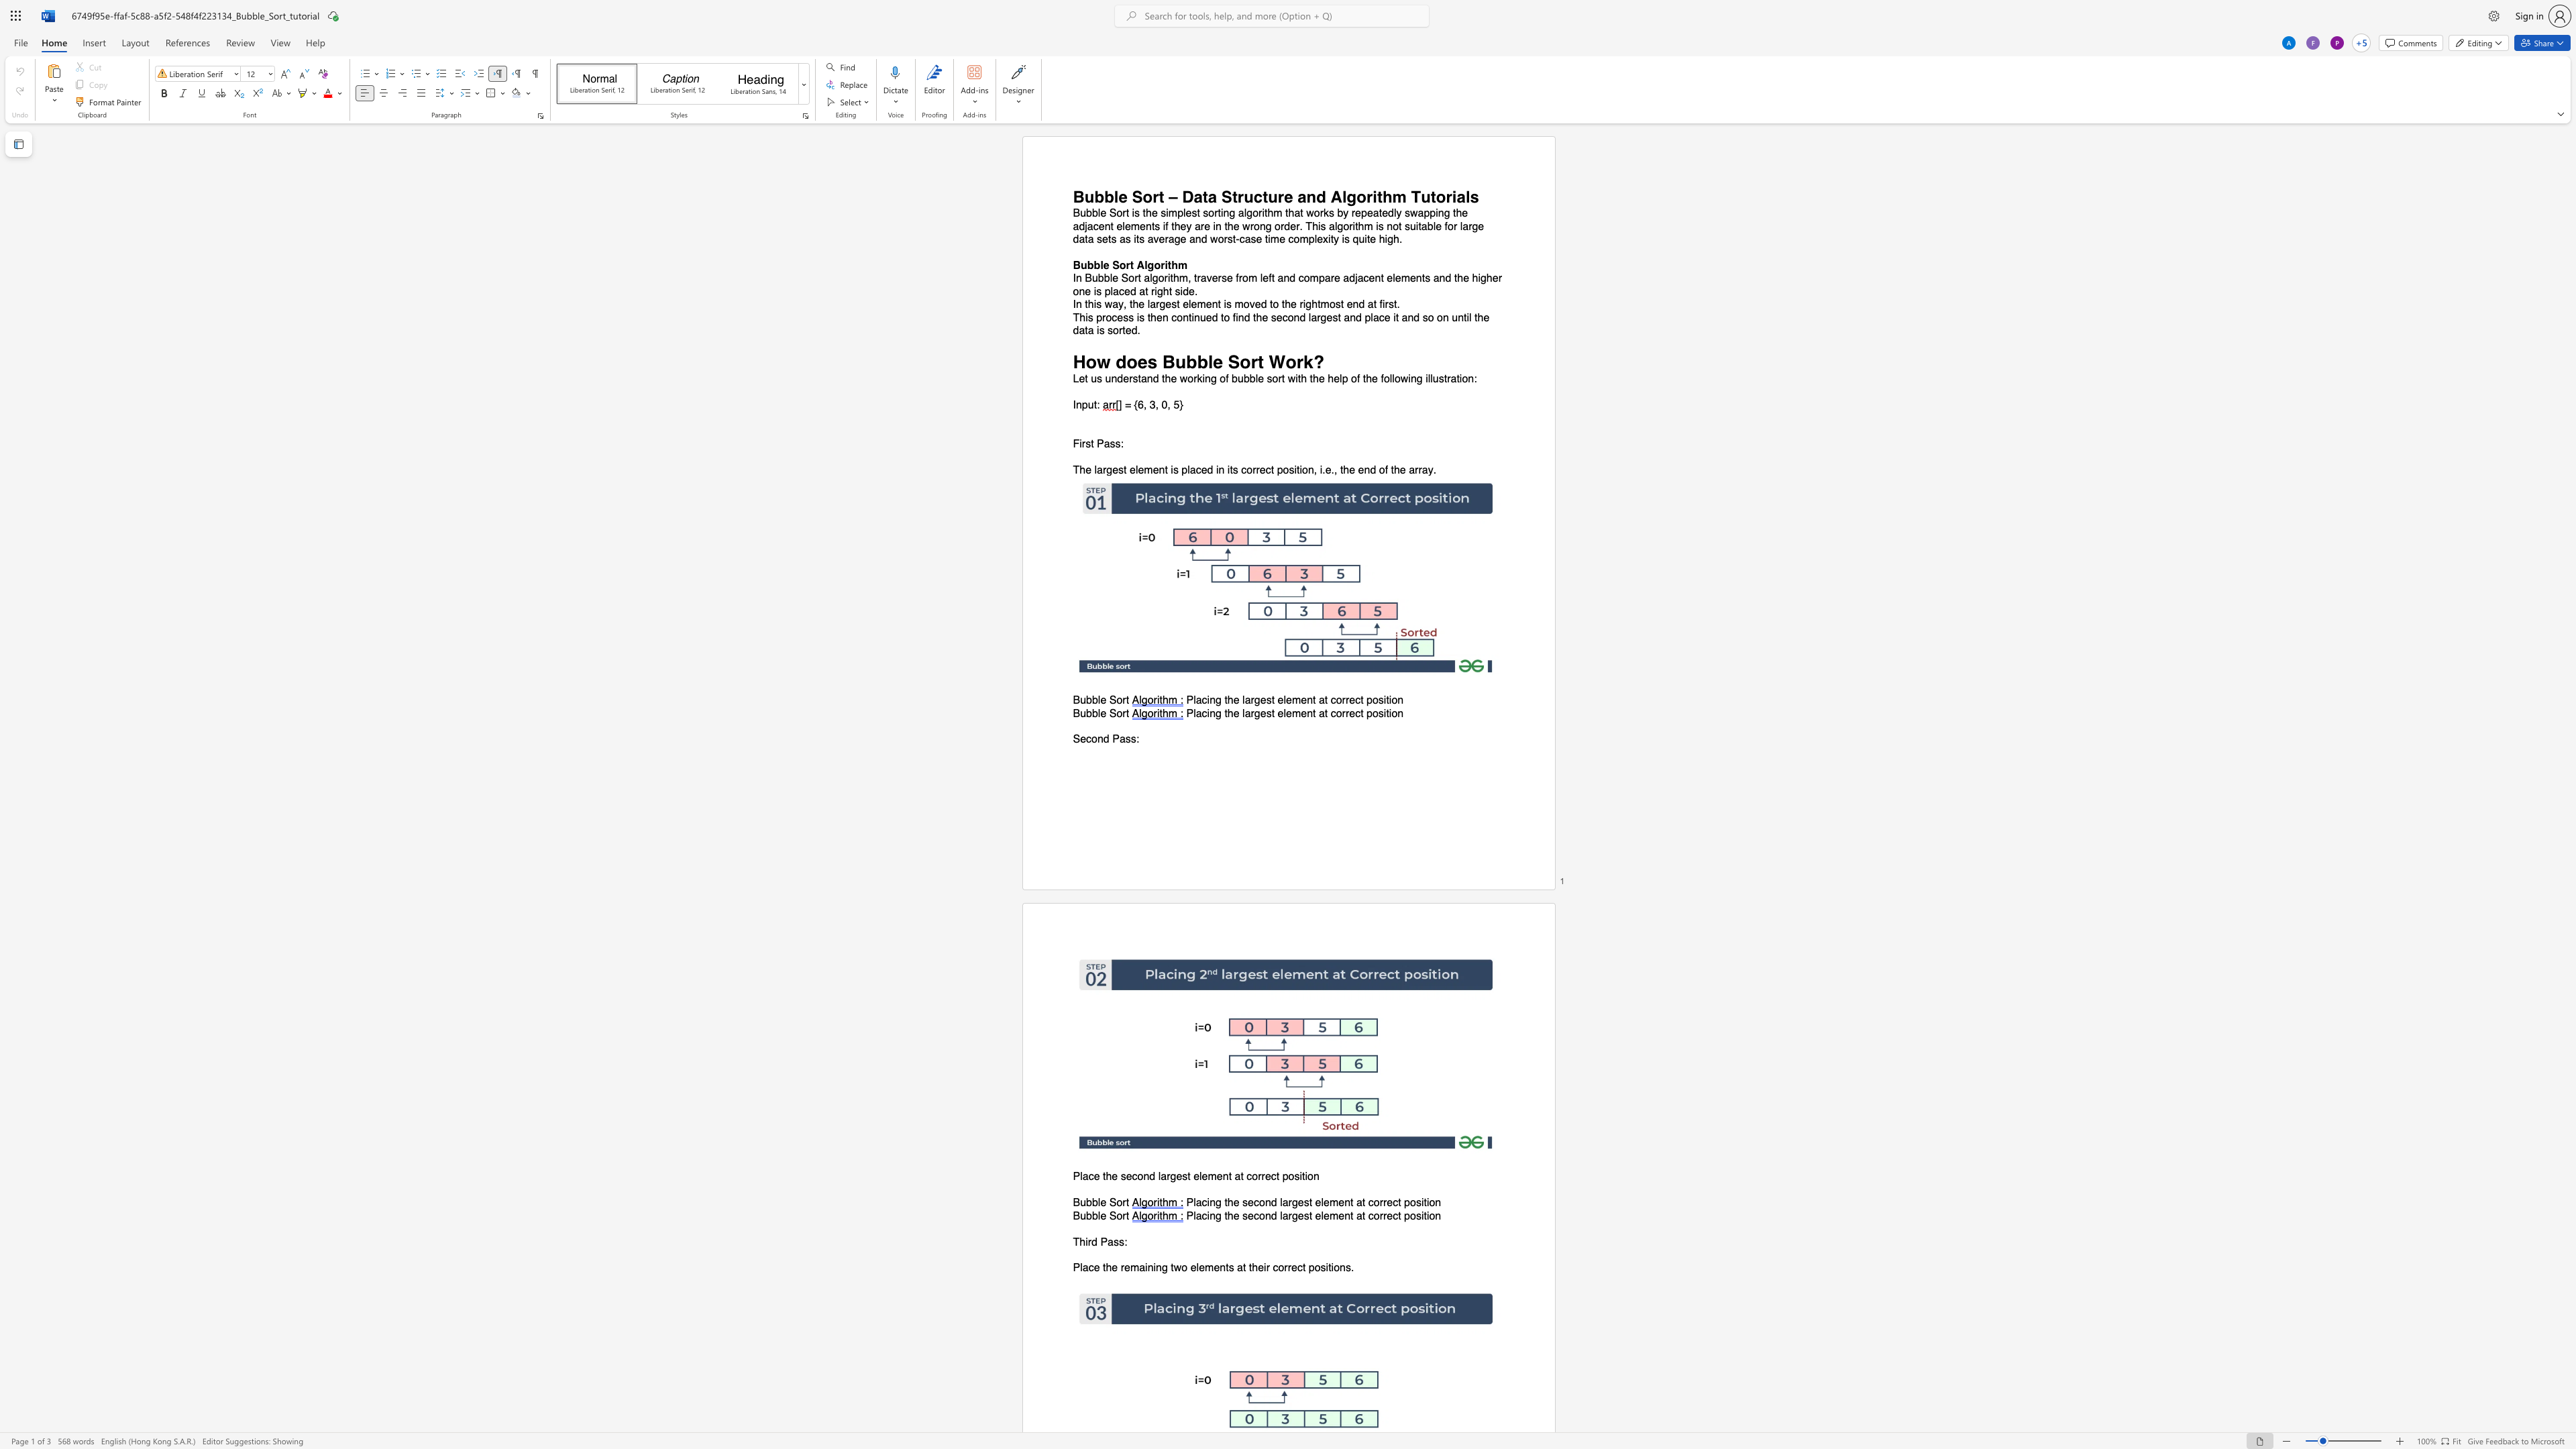 The image size is (2576, 1449). Describe the element at coordinates (1133, 1268) in the screenshot. I see `the 1th character "m" in the text` at that location.